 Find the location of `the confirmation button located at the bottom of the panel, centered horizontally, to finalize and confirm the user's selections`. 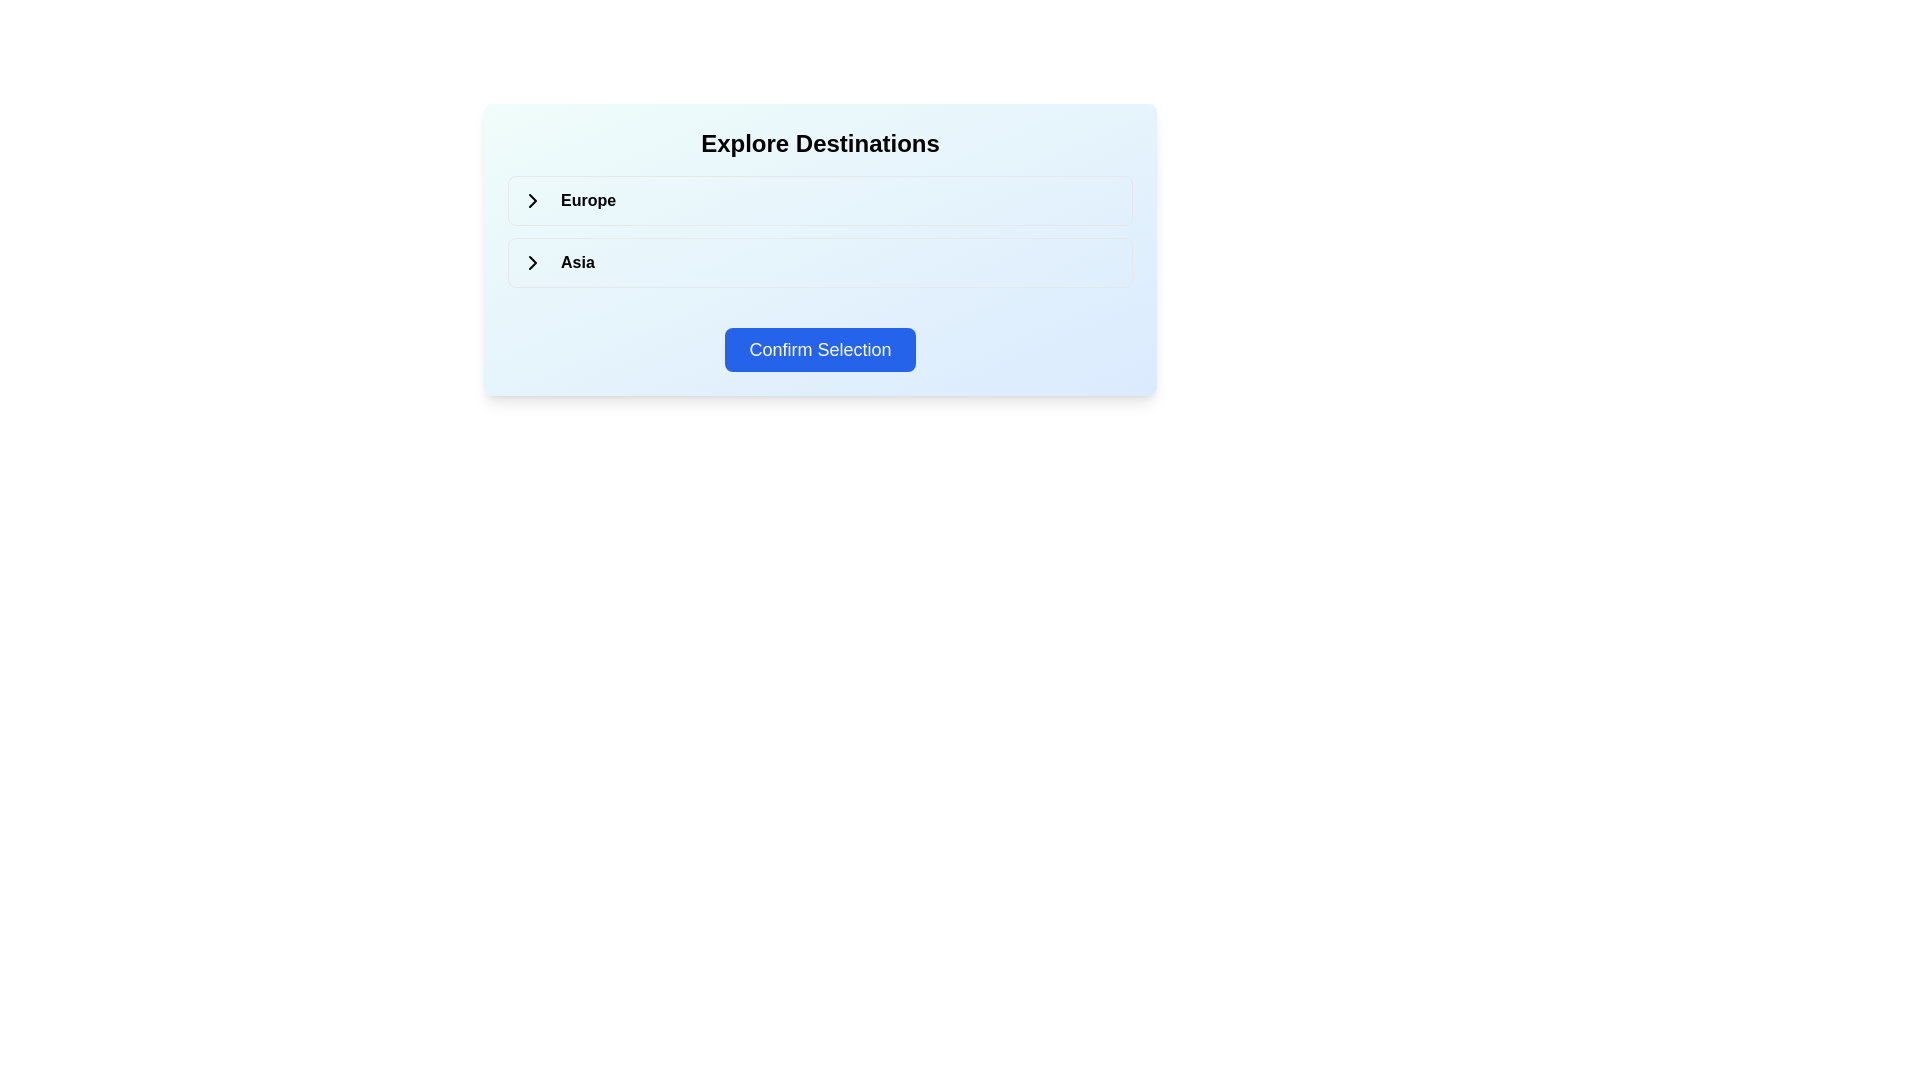

the confirmation button located at the bottom of the panel, centered horizontally, to finalize and confirm the user's selections is located at coordinates (820, 349).